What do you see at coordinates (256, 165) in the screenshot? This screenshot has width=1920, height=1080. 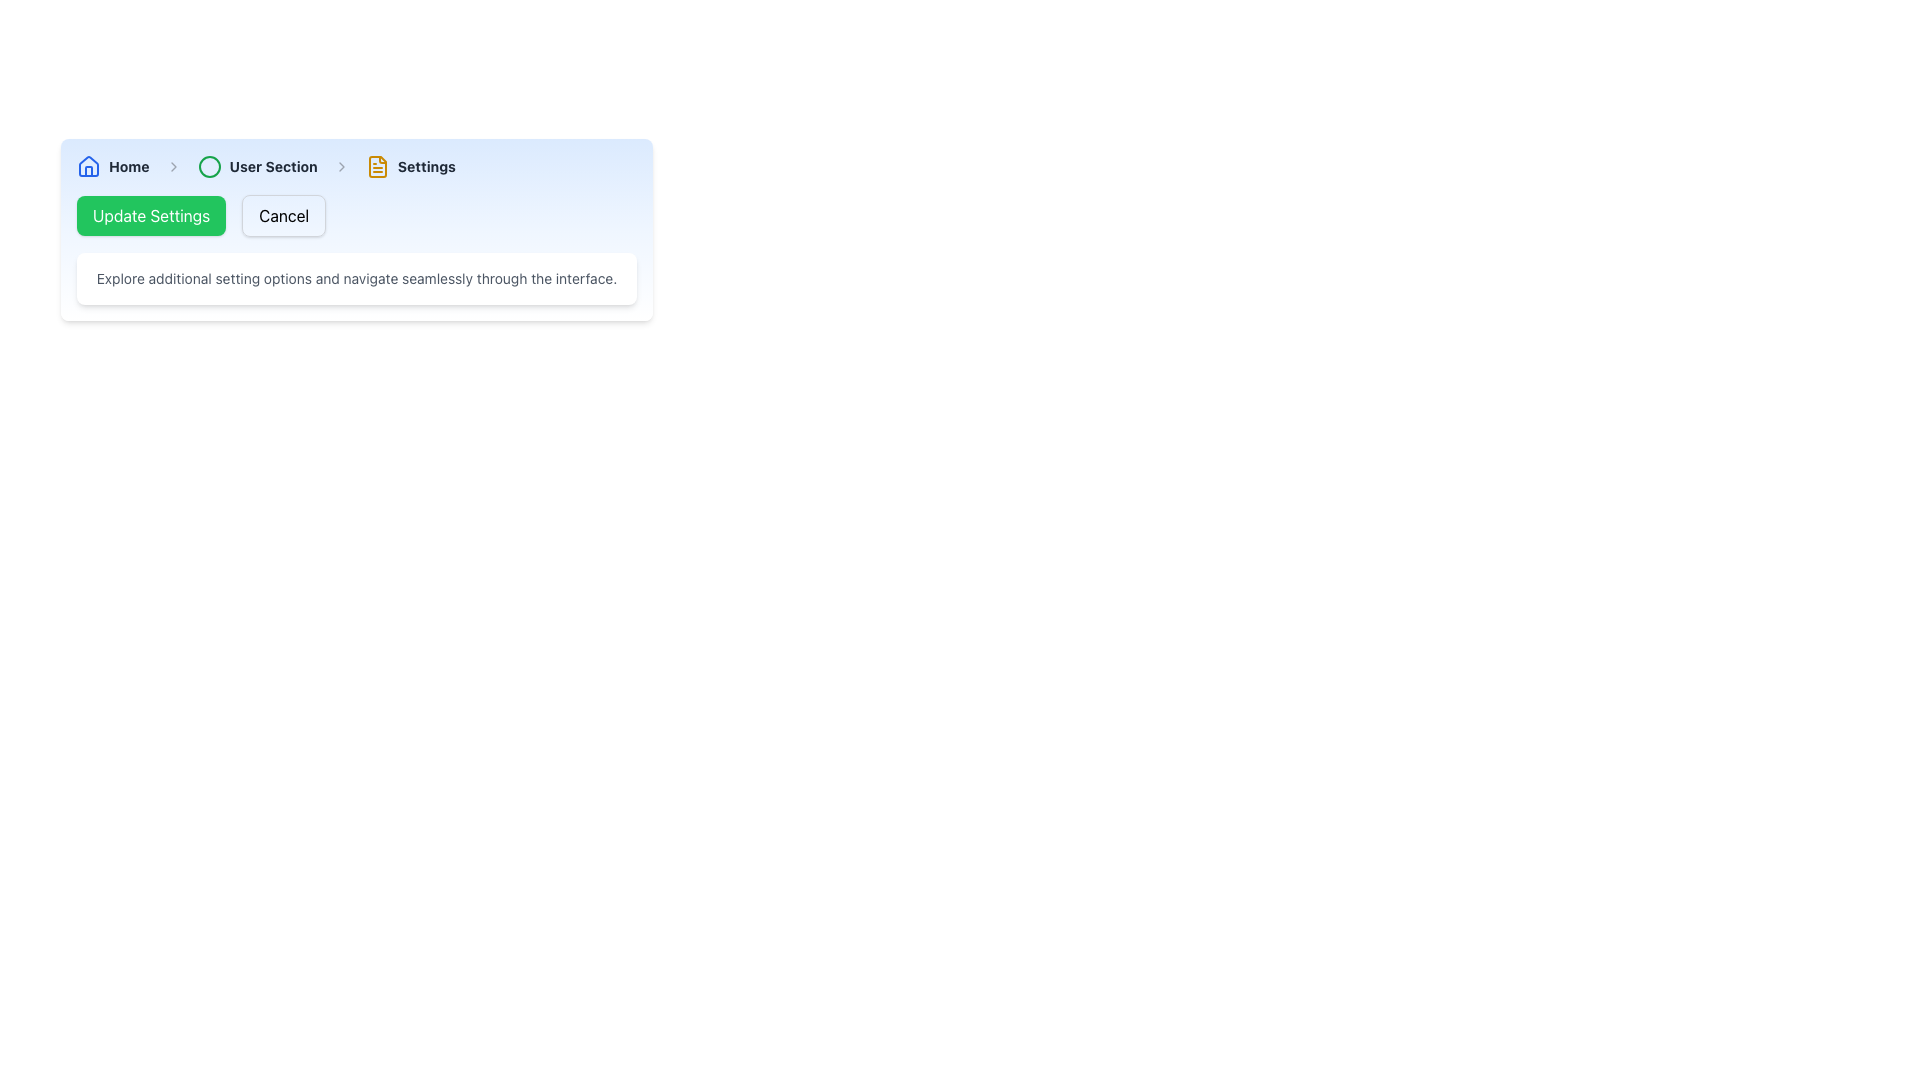 I see `the 'User Section' breadcrumb item, which is a bold dark gray text label with a green outlined circle icon to its left` at bounding box center [256, 165].